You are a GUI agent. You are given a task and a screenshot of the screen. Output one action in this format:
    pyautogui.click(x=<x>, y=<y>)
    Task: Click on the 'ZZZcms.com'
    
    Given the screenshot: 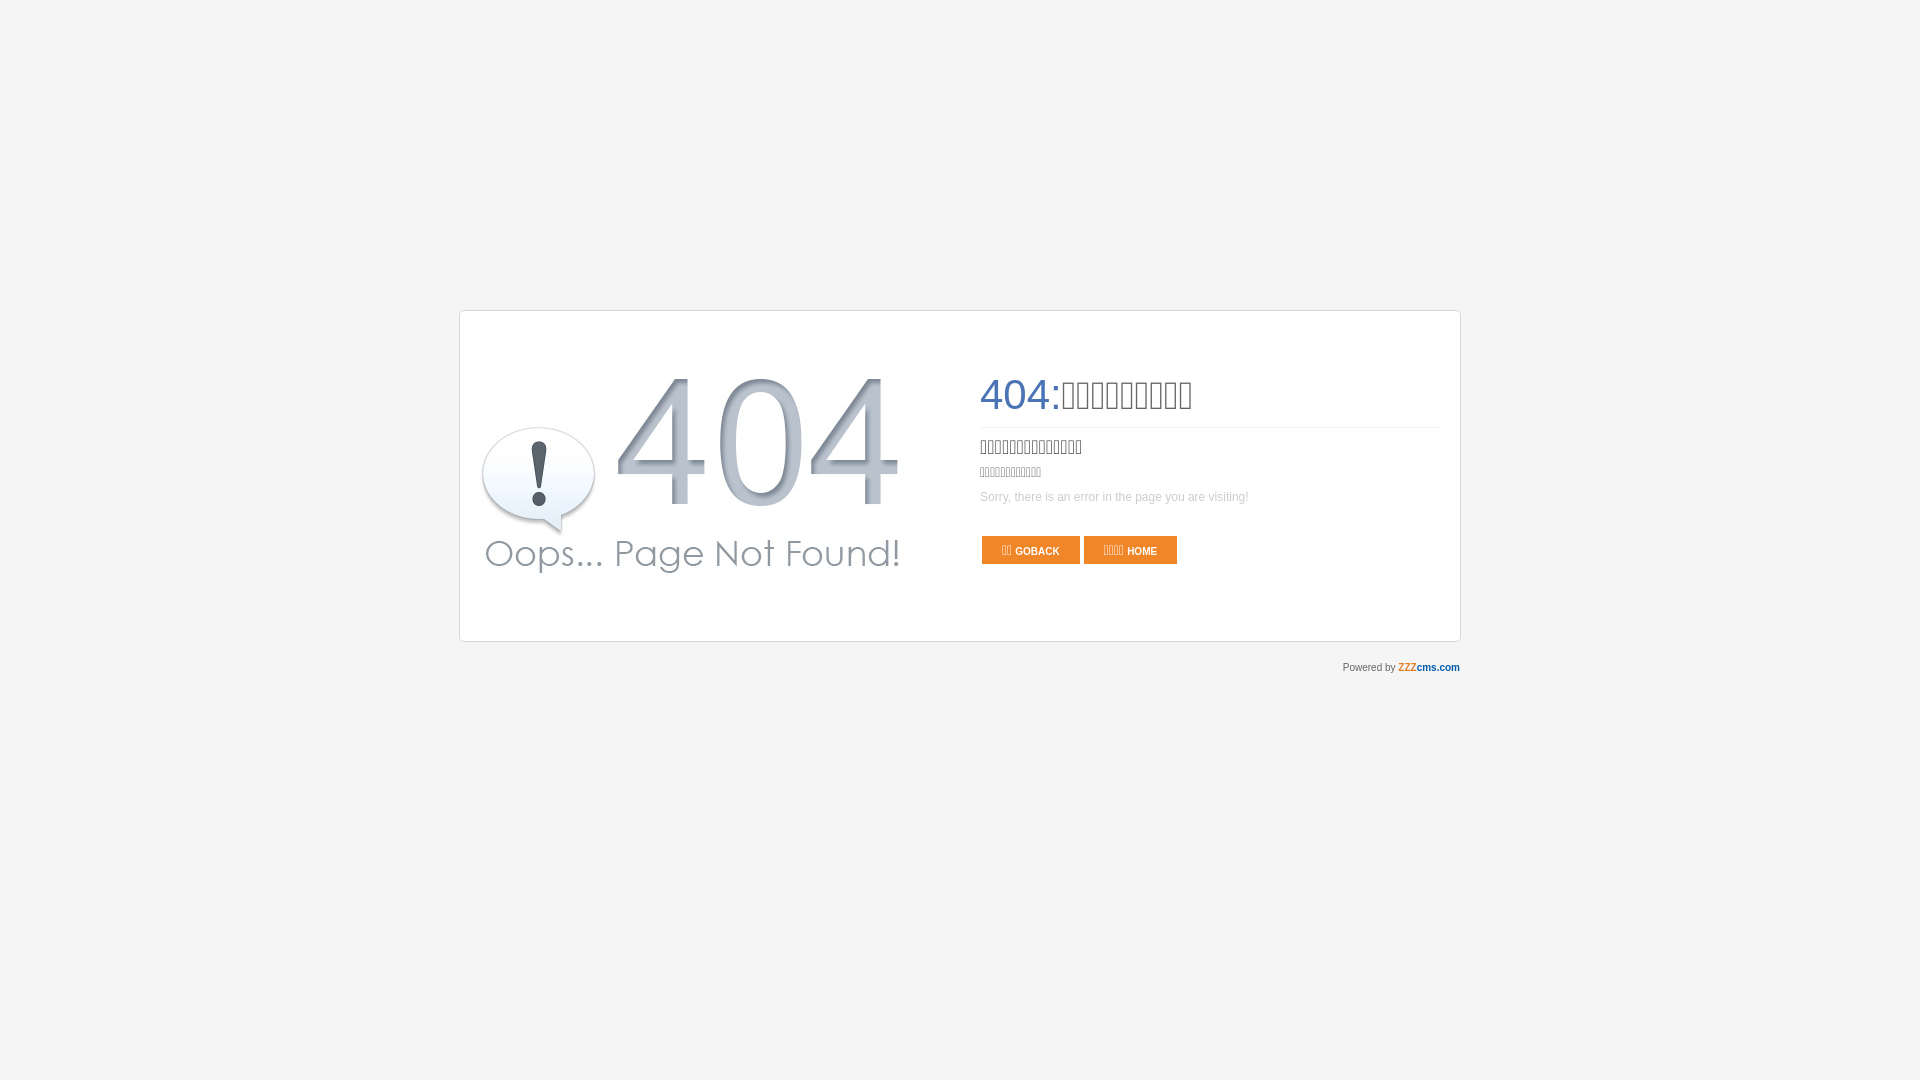 What is the action you would take?
    pyautogui.click(x=1428, y=667)
    